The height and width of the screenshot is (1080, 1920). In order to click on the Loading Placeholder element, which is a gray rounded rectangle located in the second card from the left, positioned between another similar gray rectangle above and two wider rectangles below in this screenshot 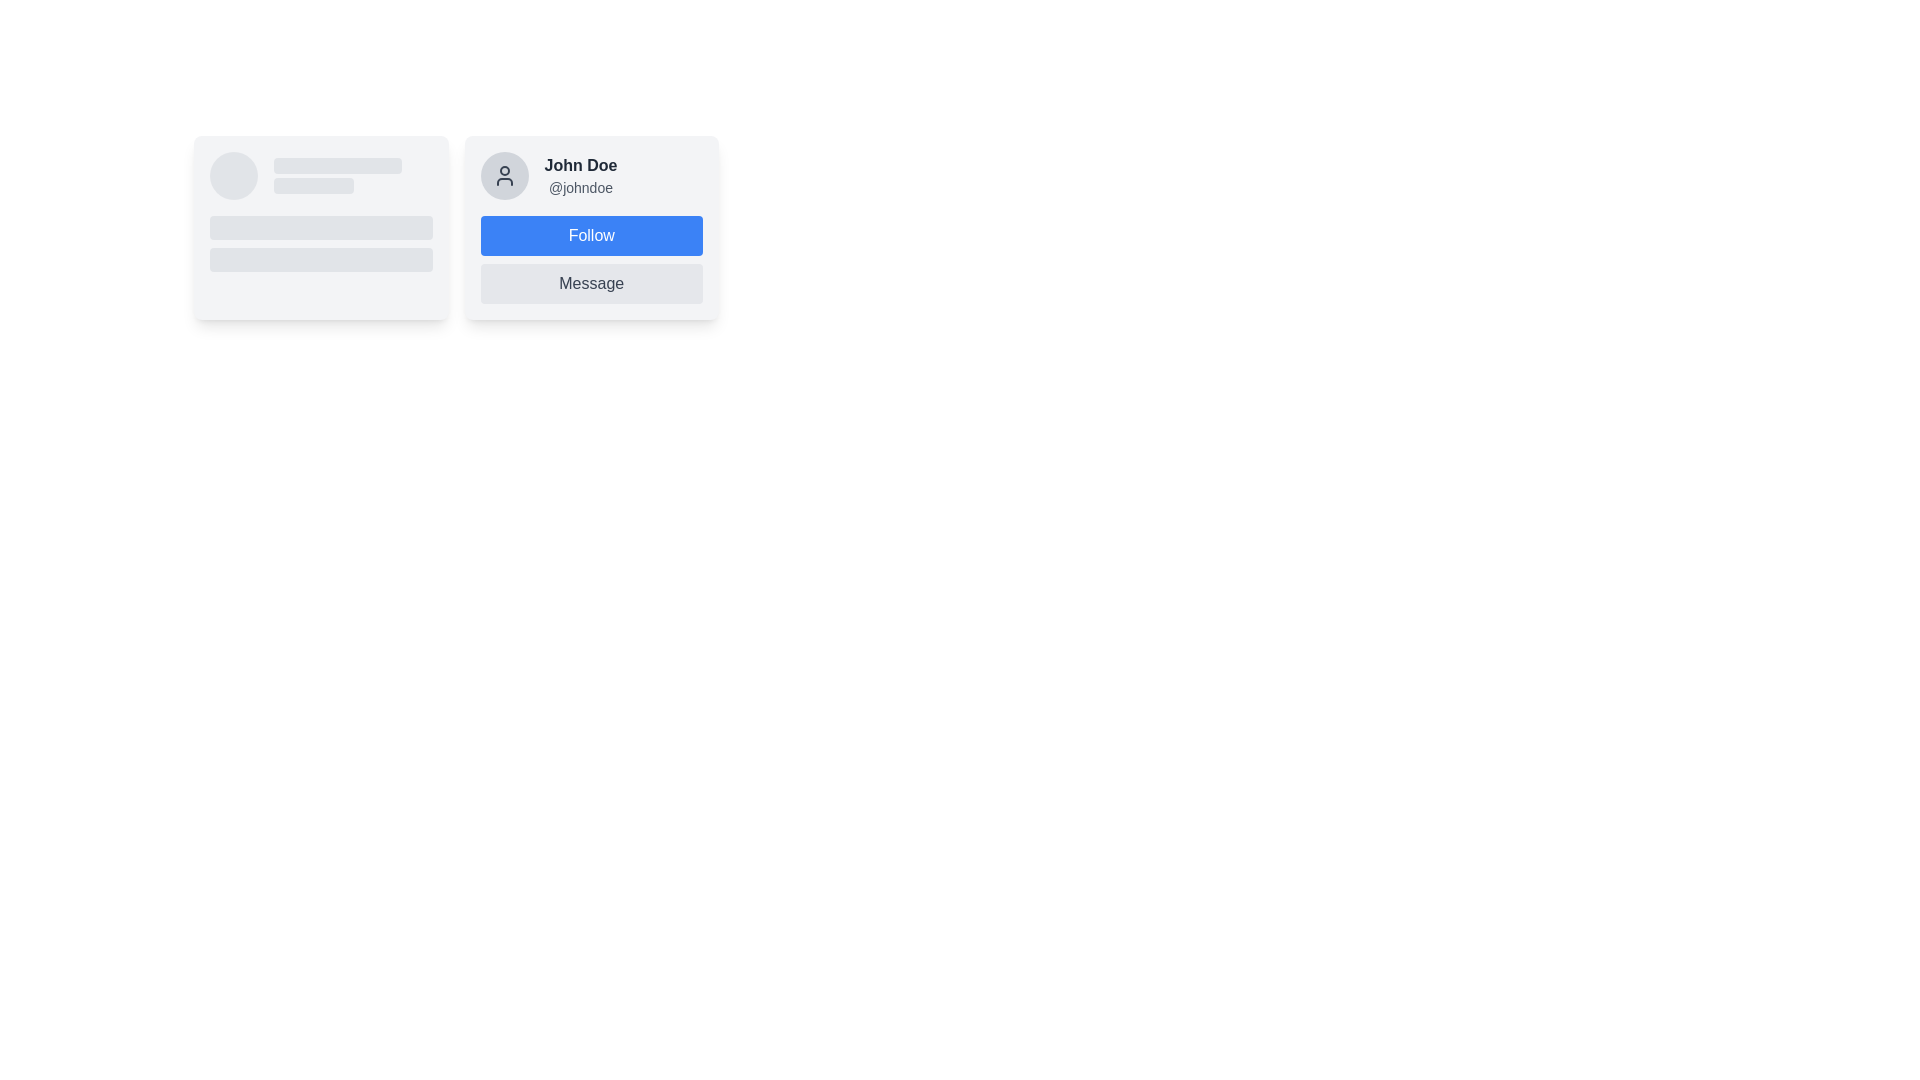, I will do `click(312, 185)`.